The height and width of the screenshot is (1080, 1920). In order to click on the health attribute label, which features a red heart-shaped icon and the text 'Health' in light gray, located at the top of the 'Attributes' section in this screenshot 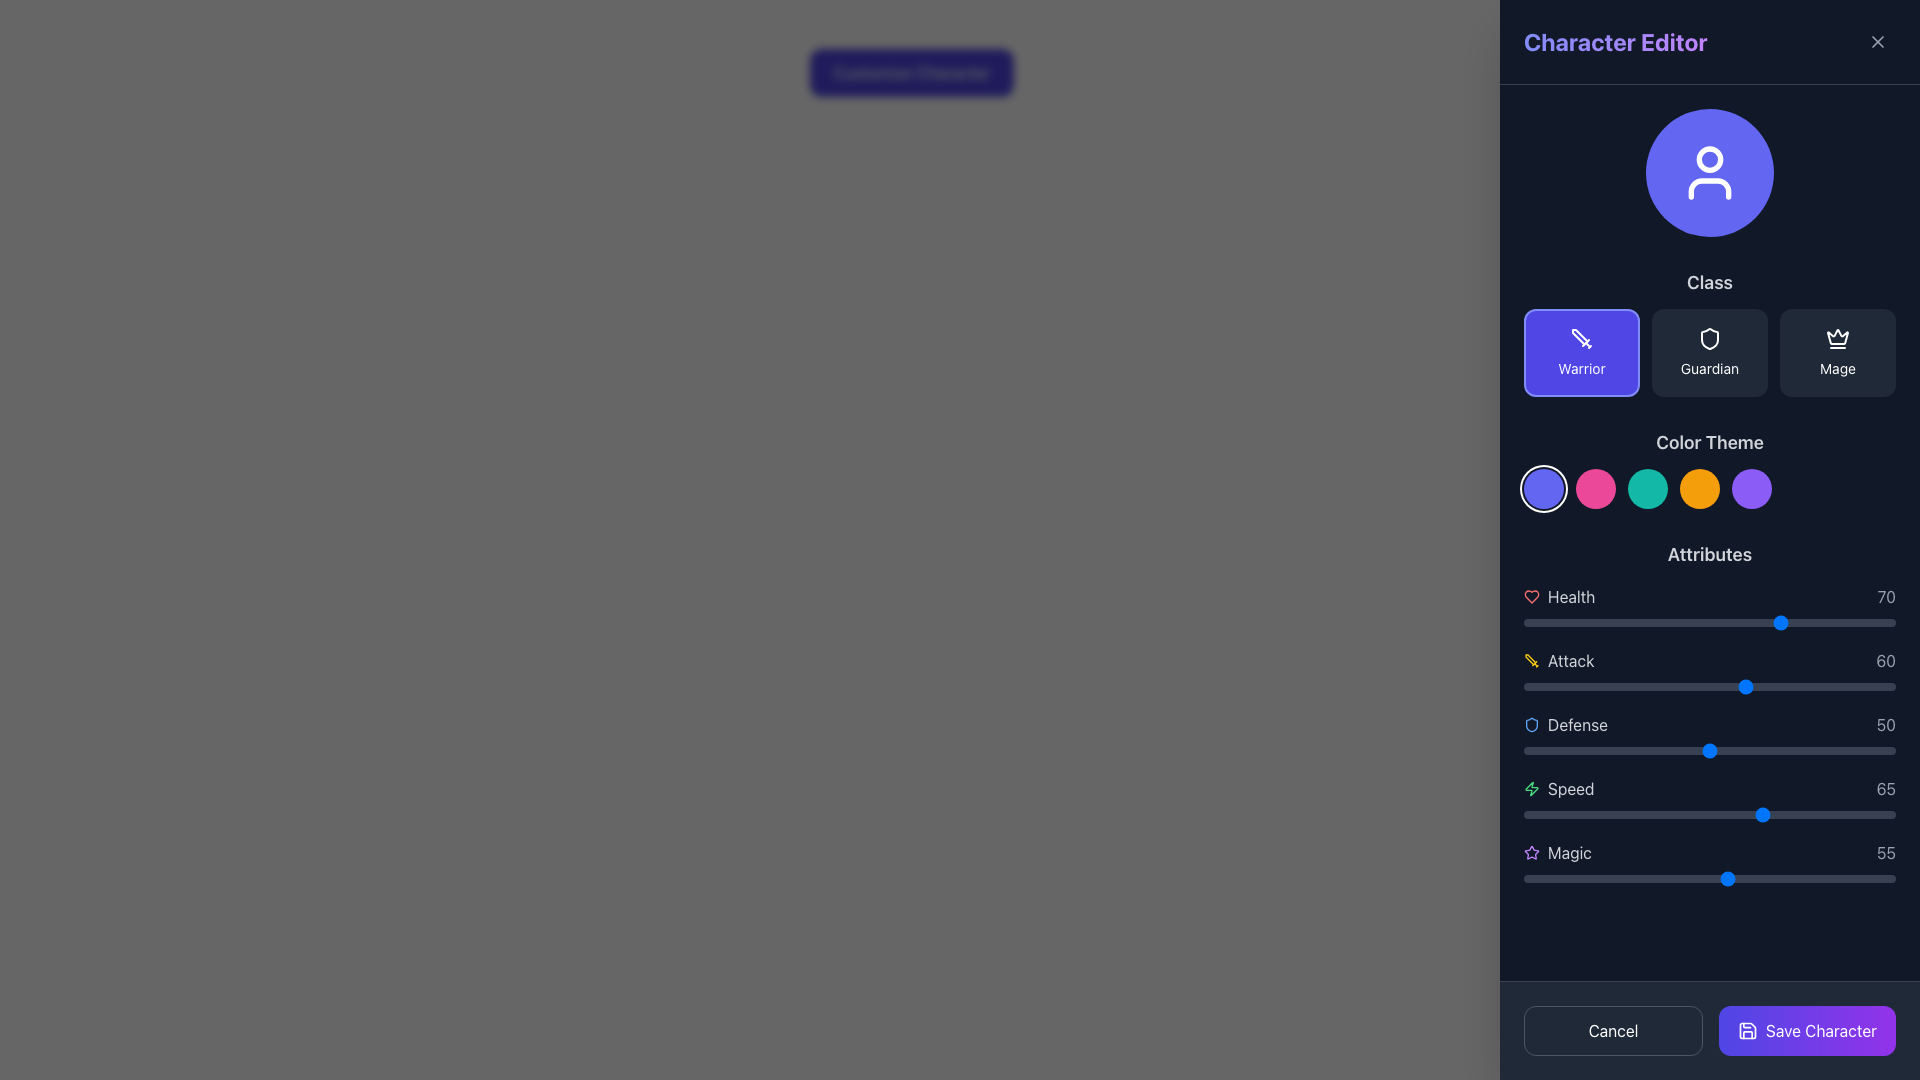, I will do `click(1558, 596)`.